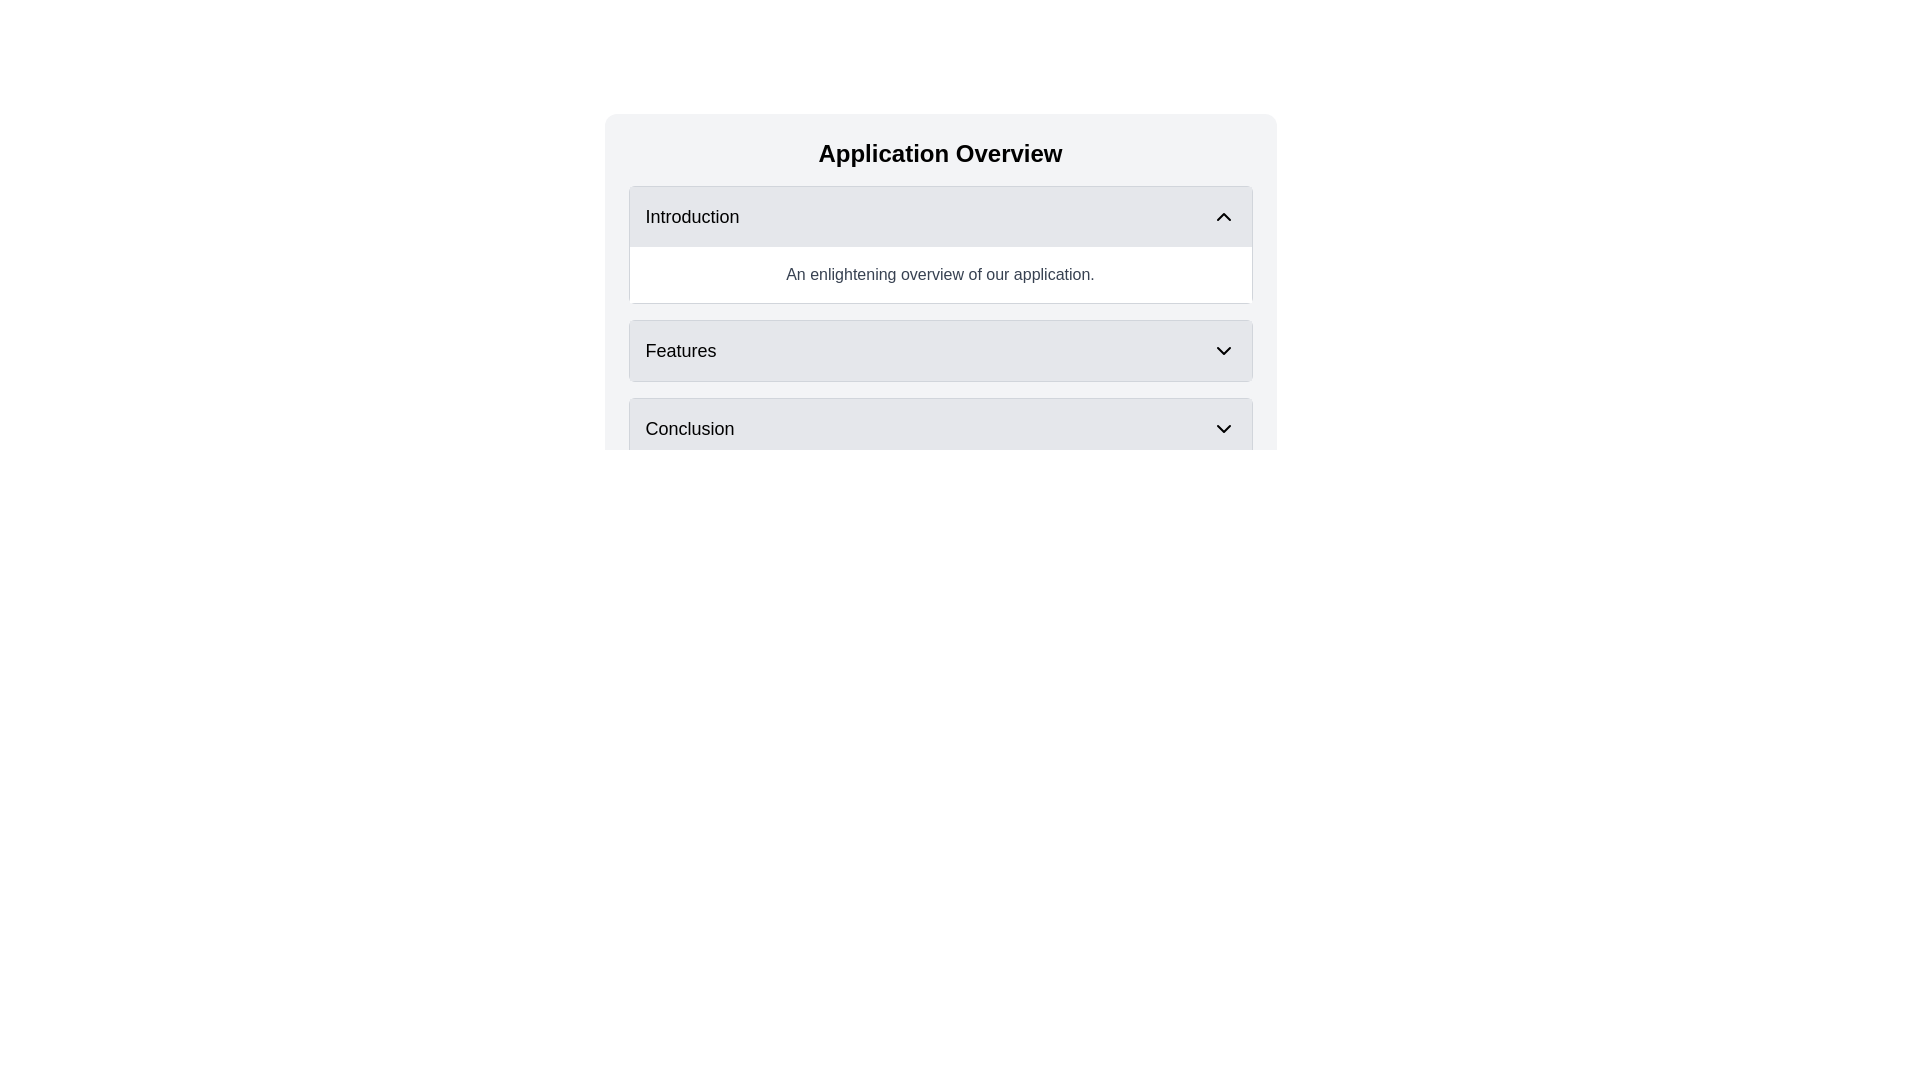  What do you see at coordinates (1222, 216) in the screenshot?
I see `the chevron-up icon on the right side of the 'Introduction' horizontal bar` at bounding box center [1222, 216].